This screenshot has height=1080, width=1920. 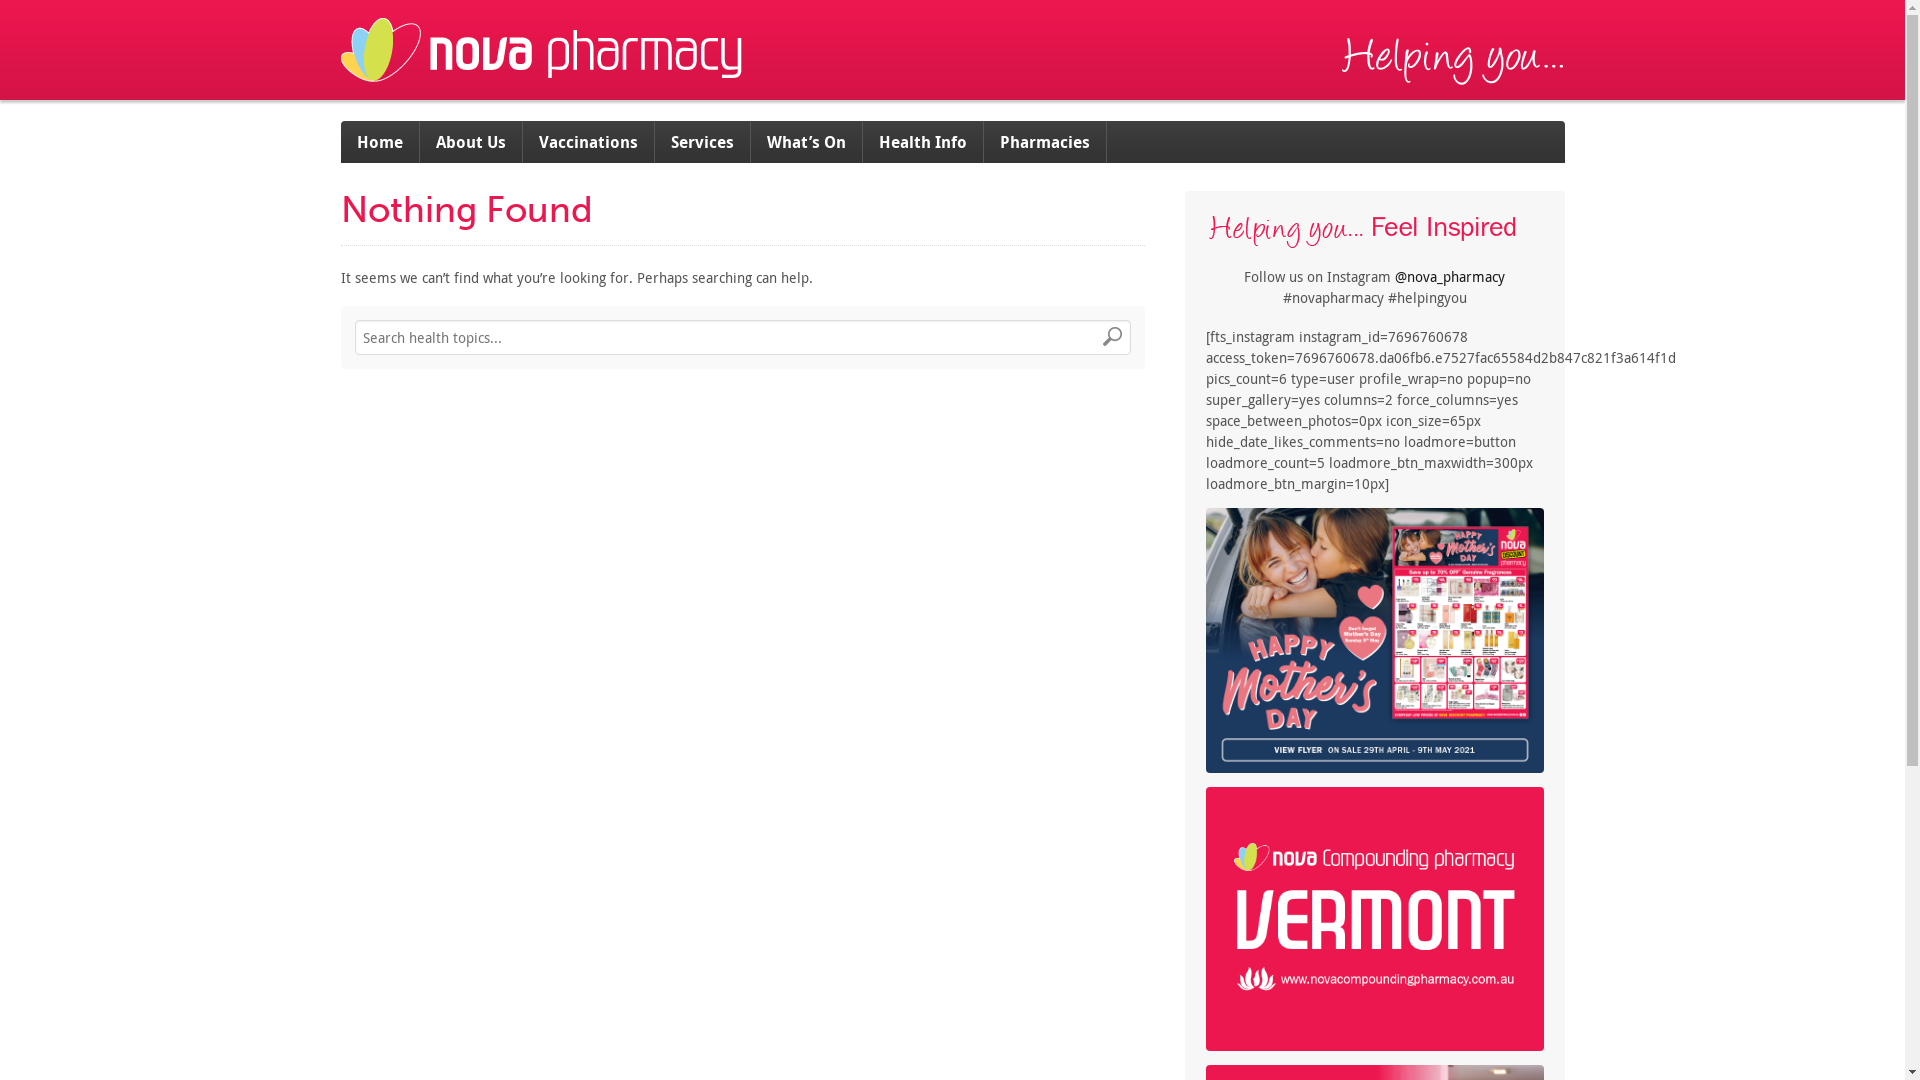 I want to click on '@nova_pharmacy', so click(x=1449, y=276).